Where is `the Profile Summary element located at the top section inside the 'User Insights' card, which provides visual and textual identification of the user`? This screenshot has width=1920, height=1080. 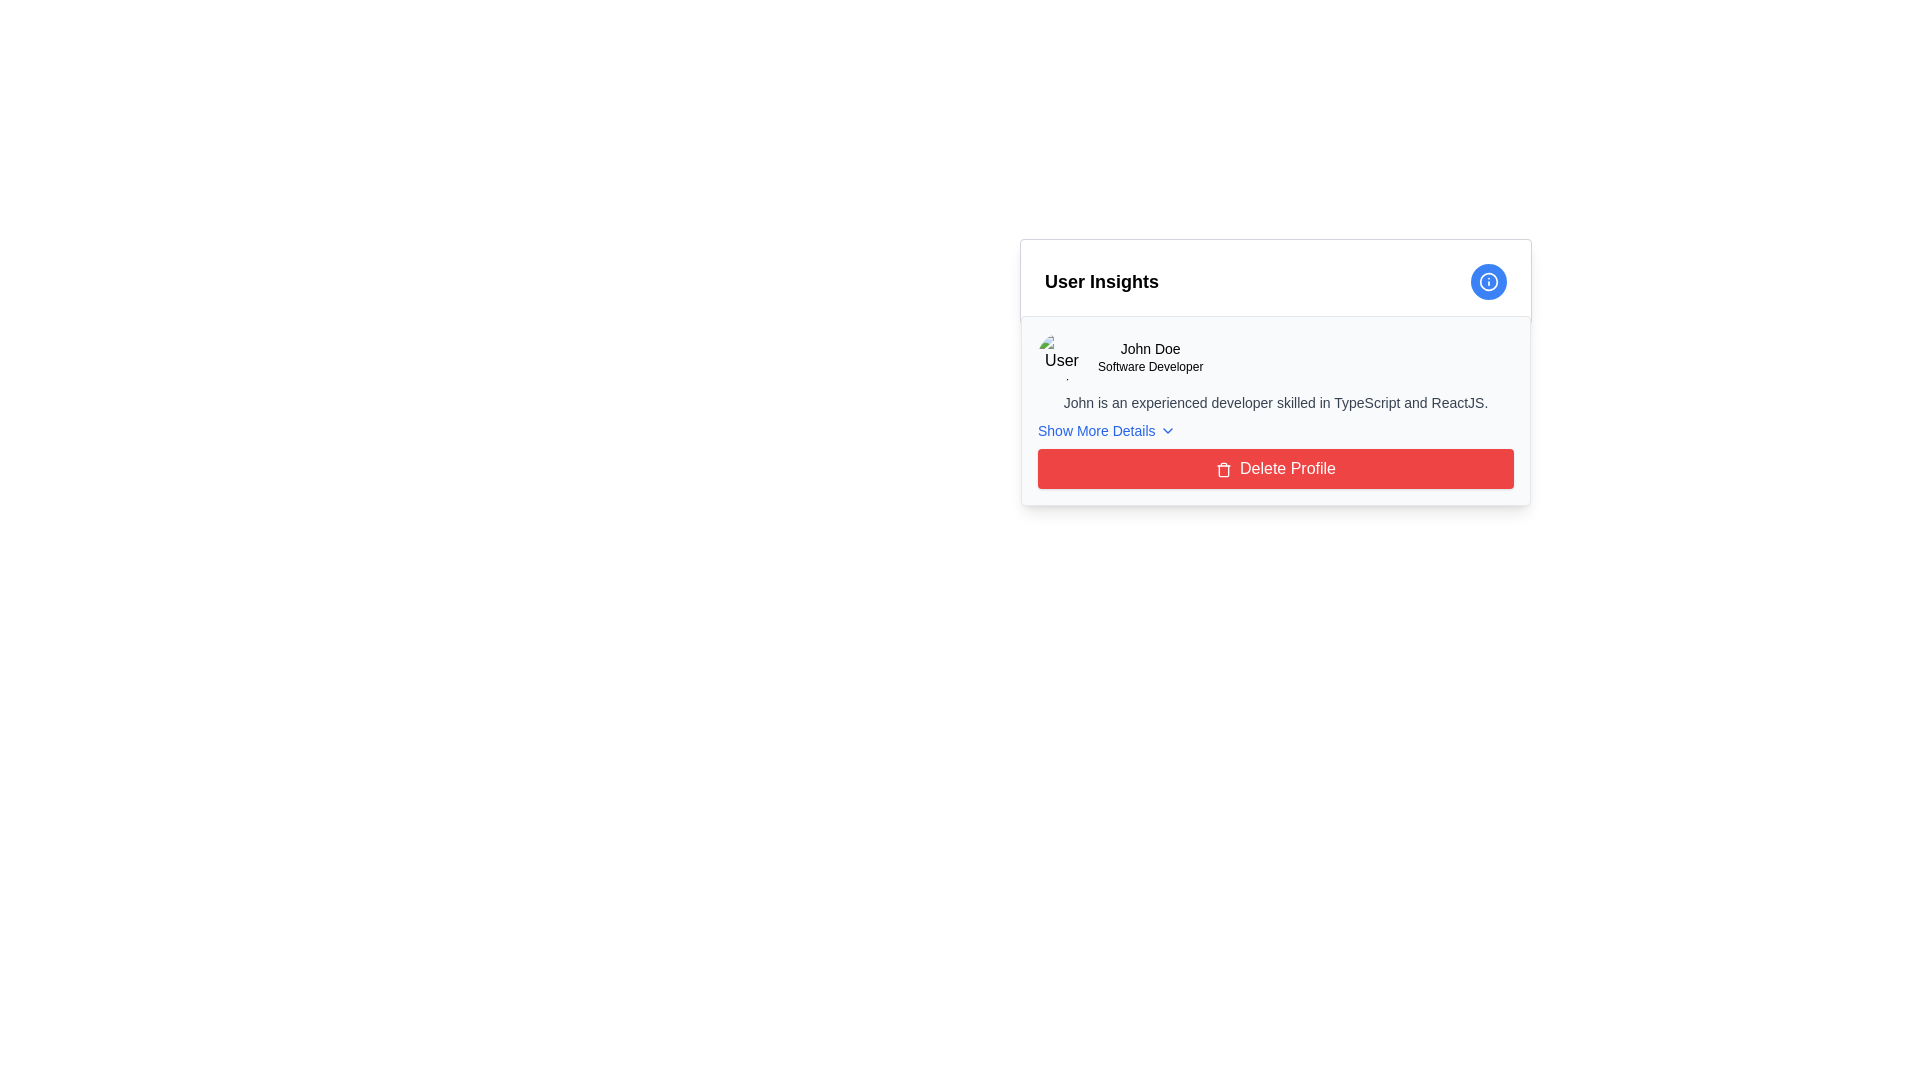 the Profile Summary element located at the top section inside the 'User Insights' card, which provides visual and textual identification of the user is located at coordinates (1275, 356).